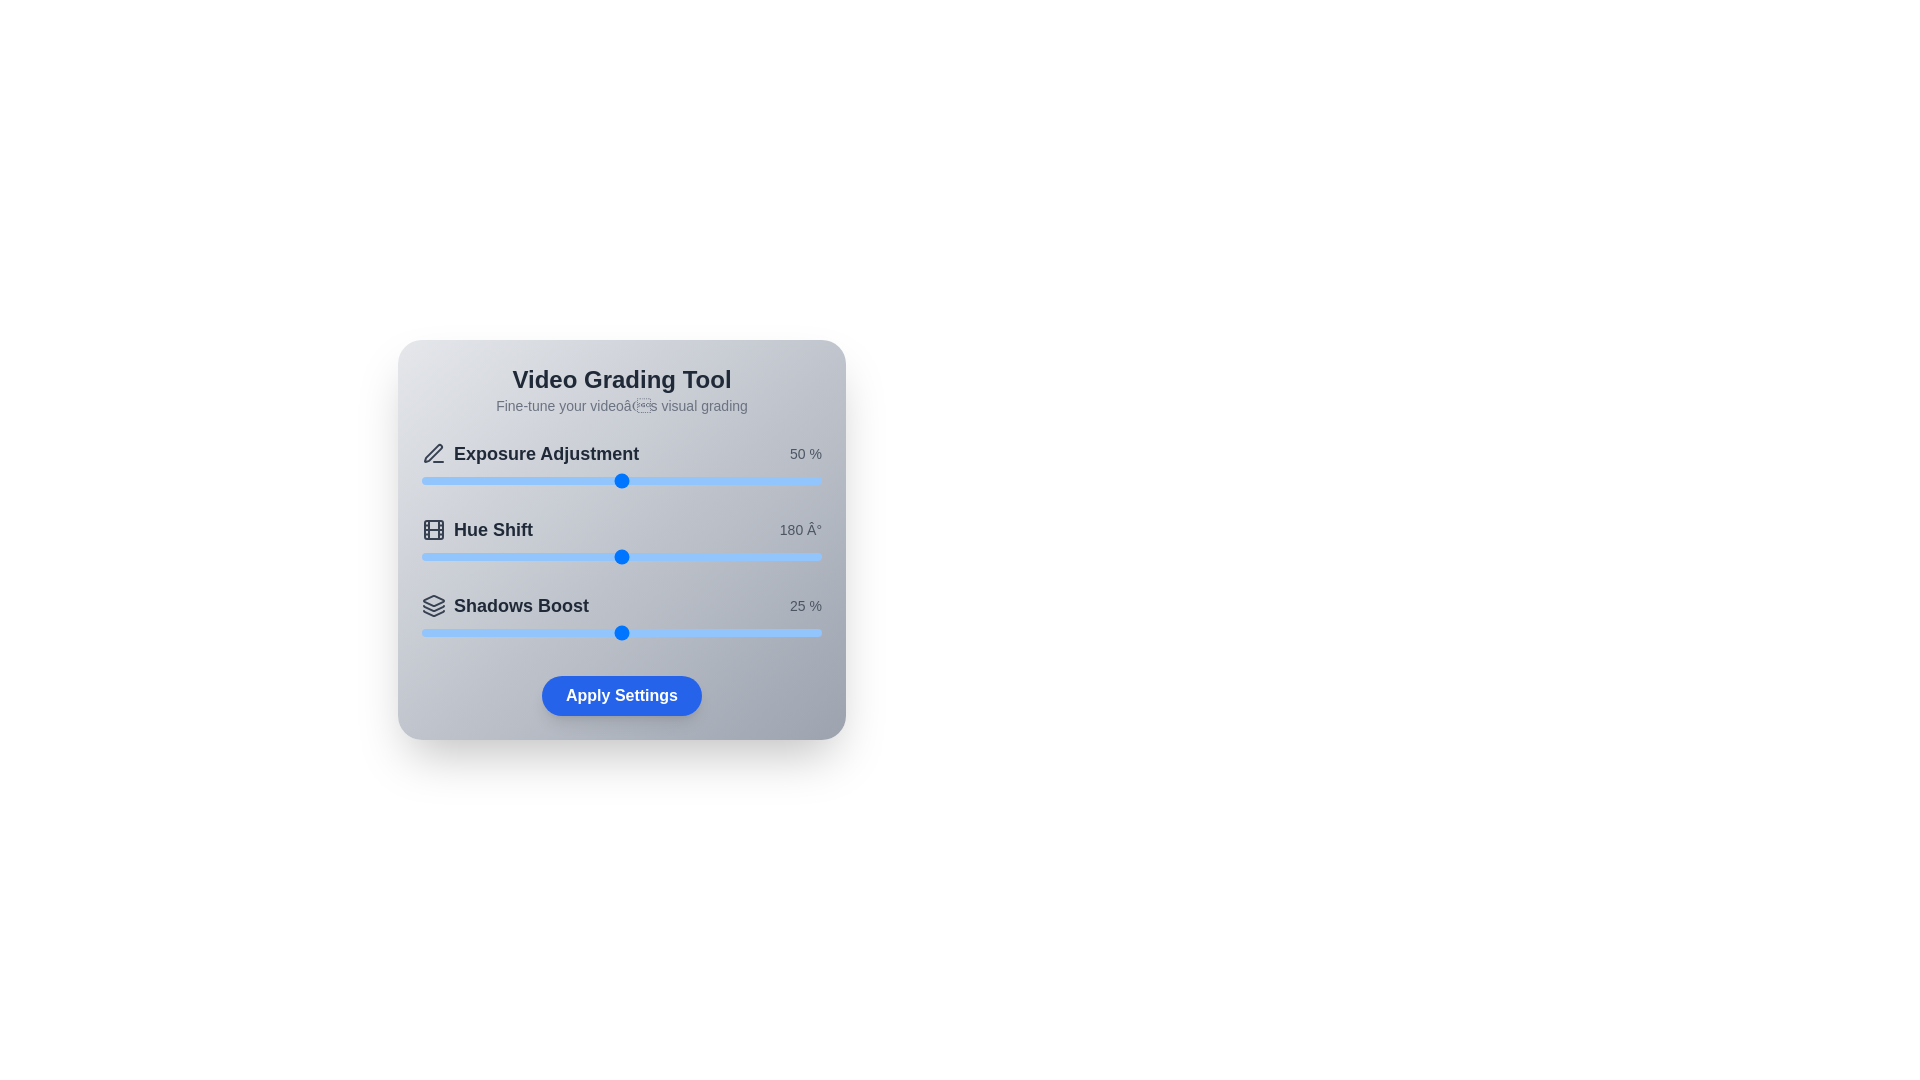 This screenshot has height=1080, width=1920. What do you see at coordinates (604, 556) in the screenshot?
I see `the hue shift` at bounding box center [604, 556].